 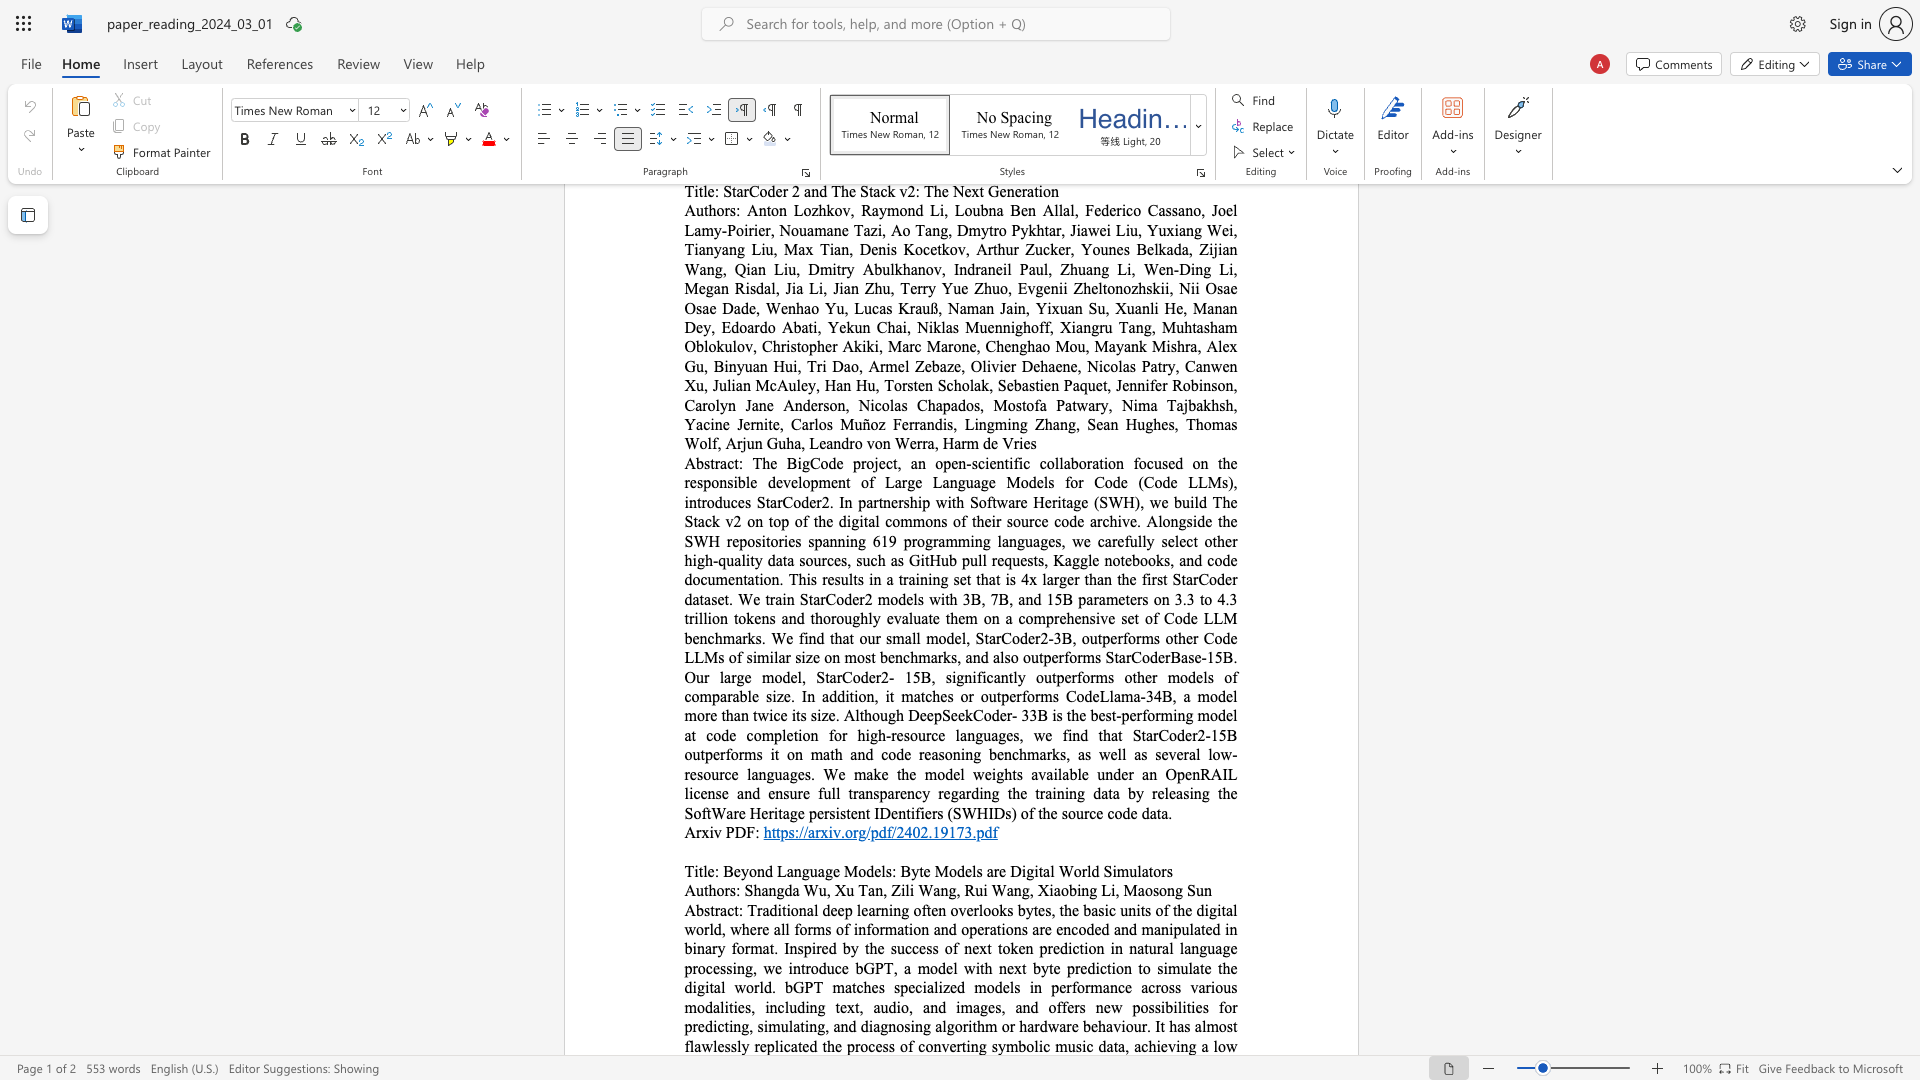 What do you see at coordinates (945, 967) in the screenshot?
I see `the subset text "el with next byte prediction to simulate the digital world. bGPT matches specialized models i" within the text "Traditional deep learning often overlooks bytes, the basic units of the digital world, where all forms of information and operations are encoded and manipulated in binary format. Inspired by the success of next token prediction in natural language processing, we introduce bGPT, a model with next byte prediction to simulate the digital world. bGPT matches specialized models in performance across various modalities, including text, audio, and images, and offers new possibilities for predicting, simulating, and diagnosing algorithm or hardware behaviour. It has almost flawlessly"` at bounding box center [945, 967].